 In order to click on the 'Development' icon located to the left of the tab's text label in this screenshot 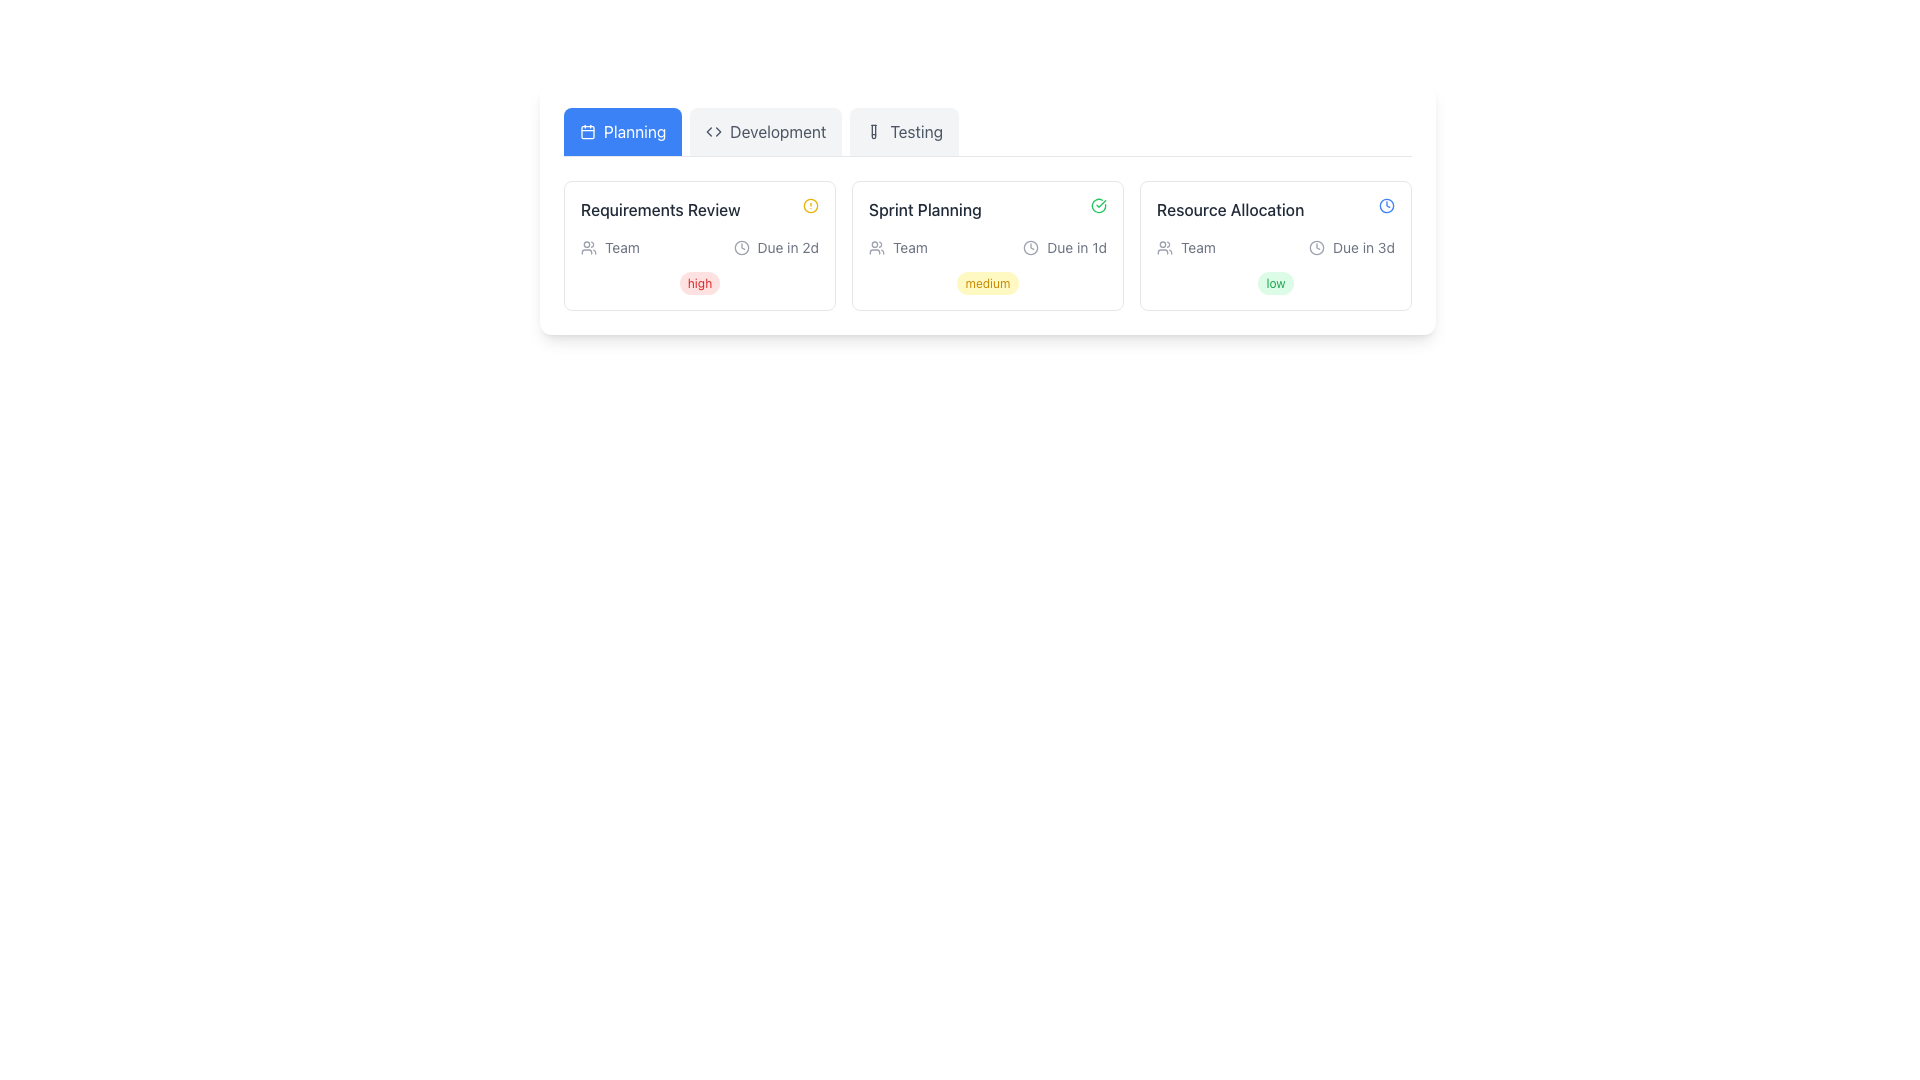, I will do `click(714, 131)`.